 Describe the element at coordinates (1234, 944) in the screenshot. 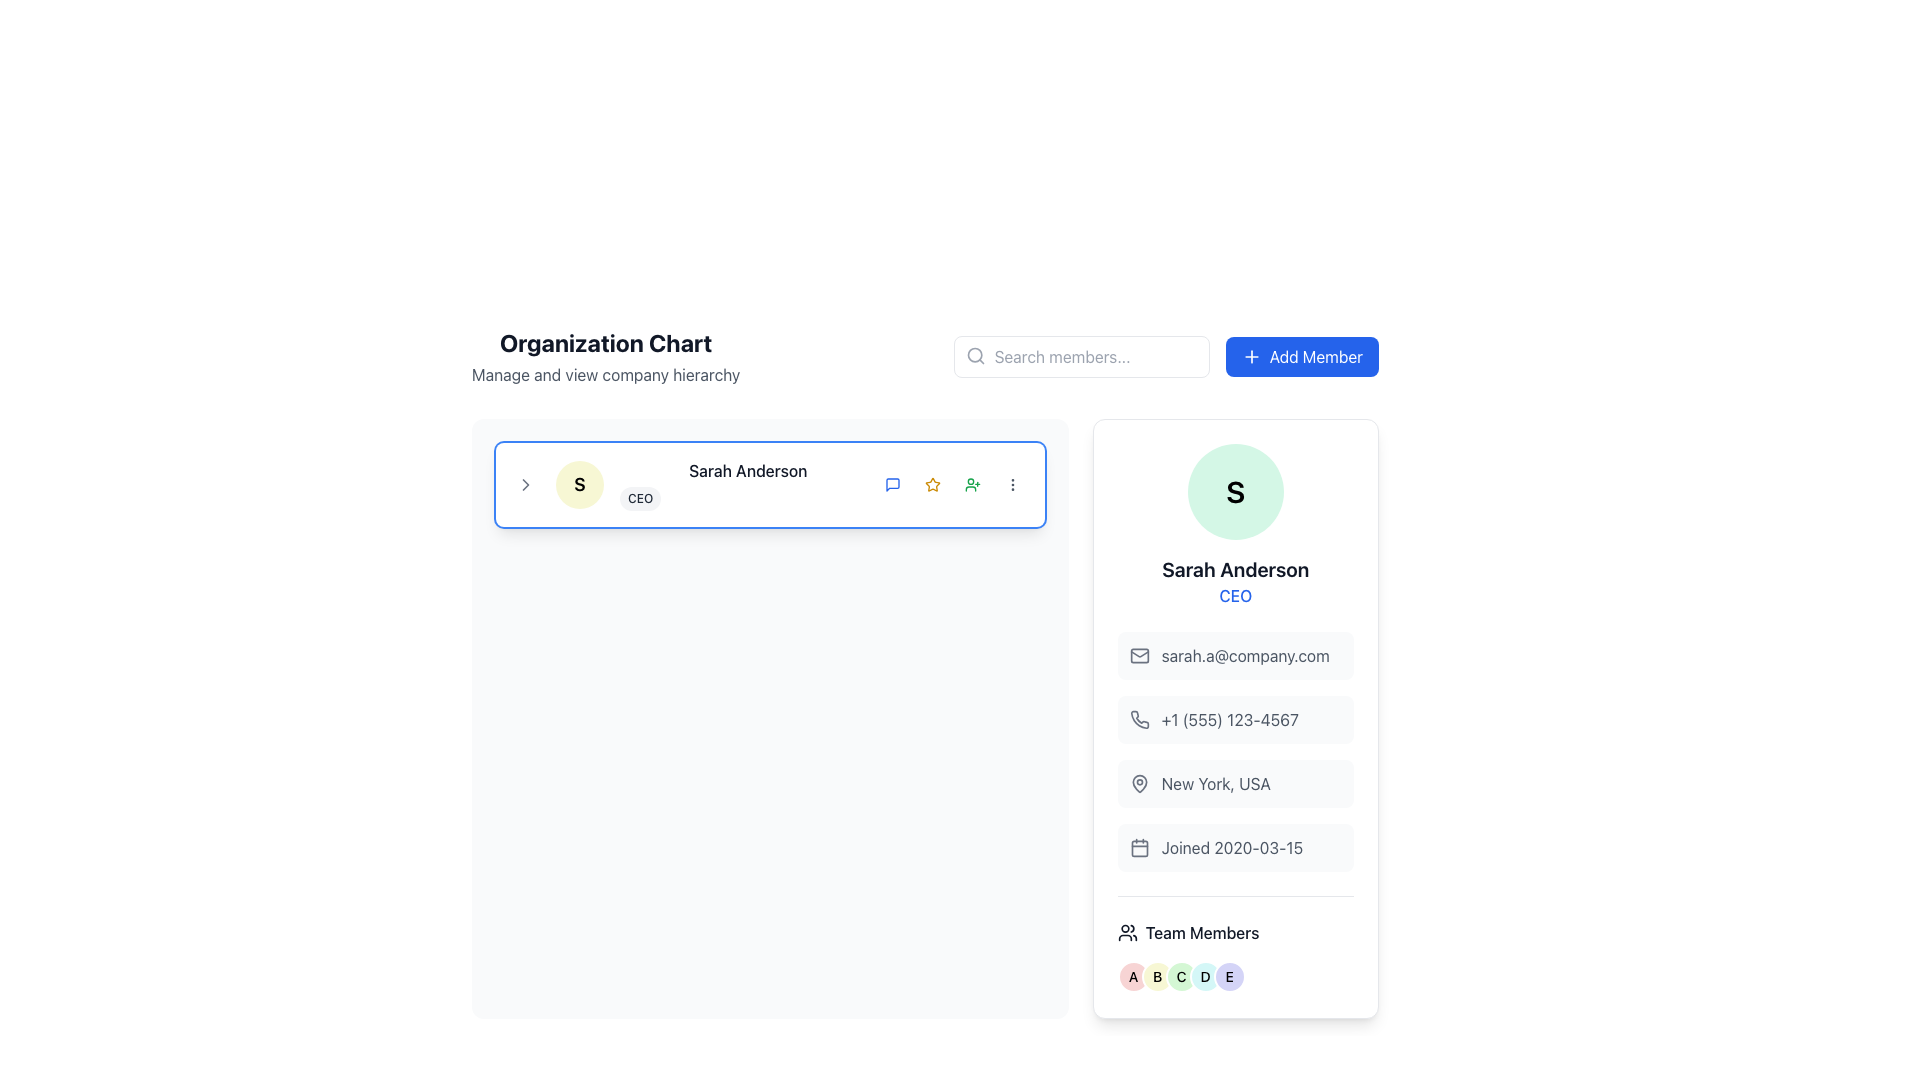

I see `the avatar representing team member 'A' in the 'Team Members' section located at the bottom of the right-hand panel under details about 'Sarah Anderson.'` at that location.